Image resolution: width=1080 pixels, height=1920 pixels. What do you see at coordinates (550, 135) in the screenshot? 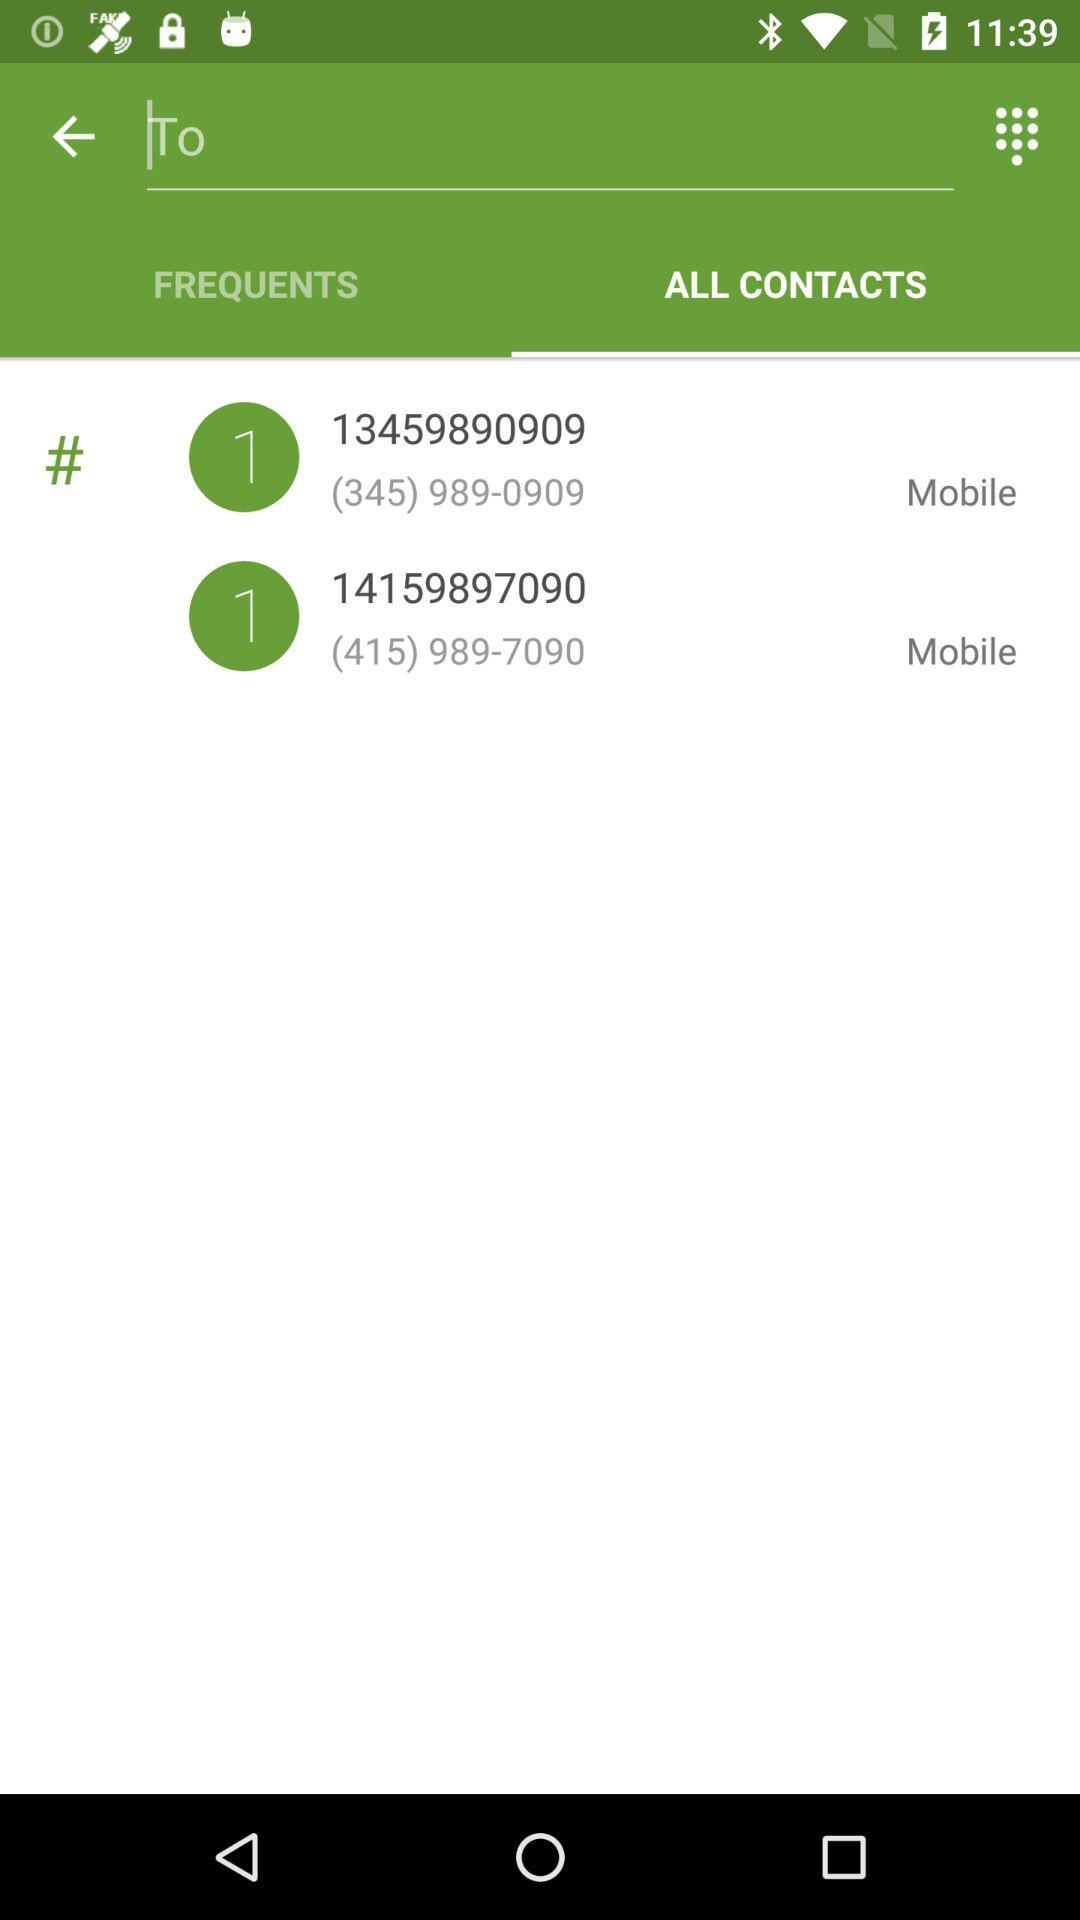
I see `the item above frequents item` at bounding box center [550, 135].